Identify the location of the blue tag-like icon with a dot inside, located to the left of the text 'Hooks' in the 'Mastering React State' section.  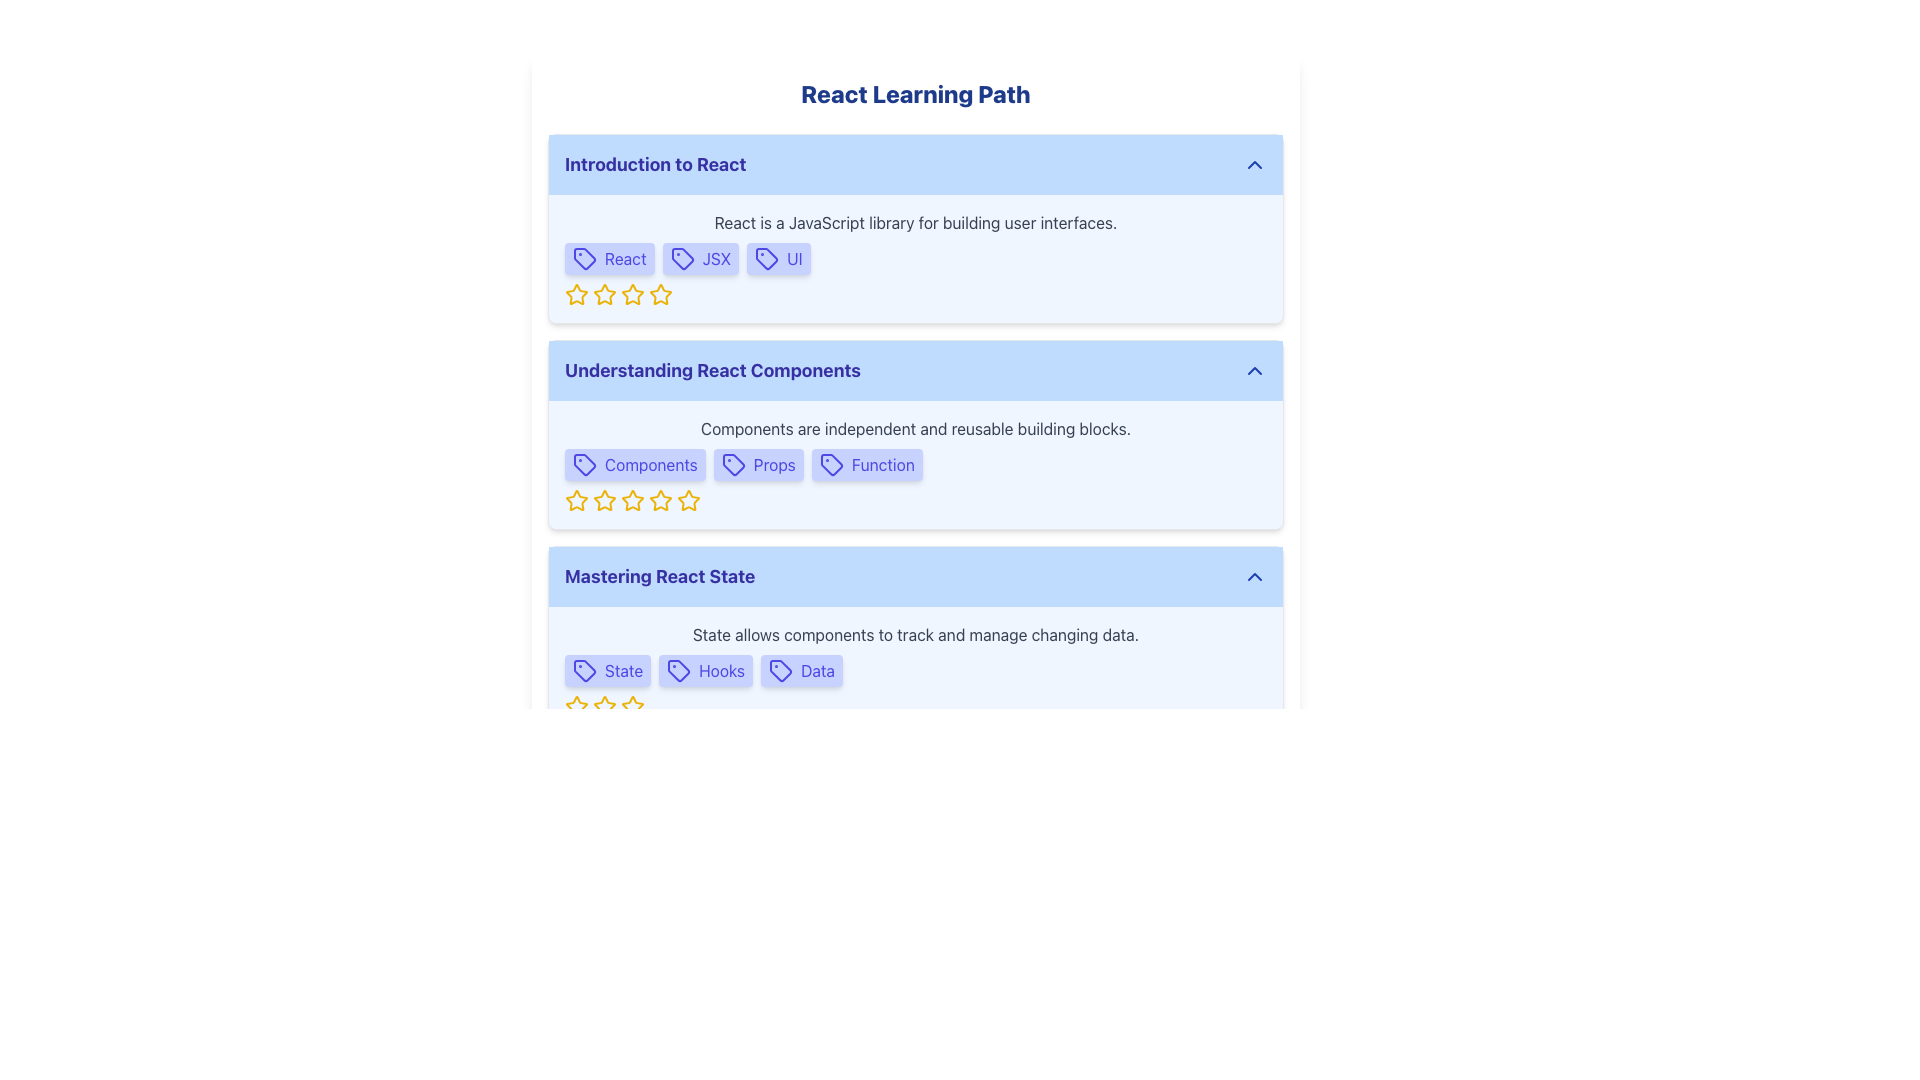
(679, 671).